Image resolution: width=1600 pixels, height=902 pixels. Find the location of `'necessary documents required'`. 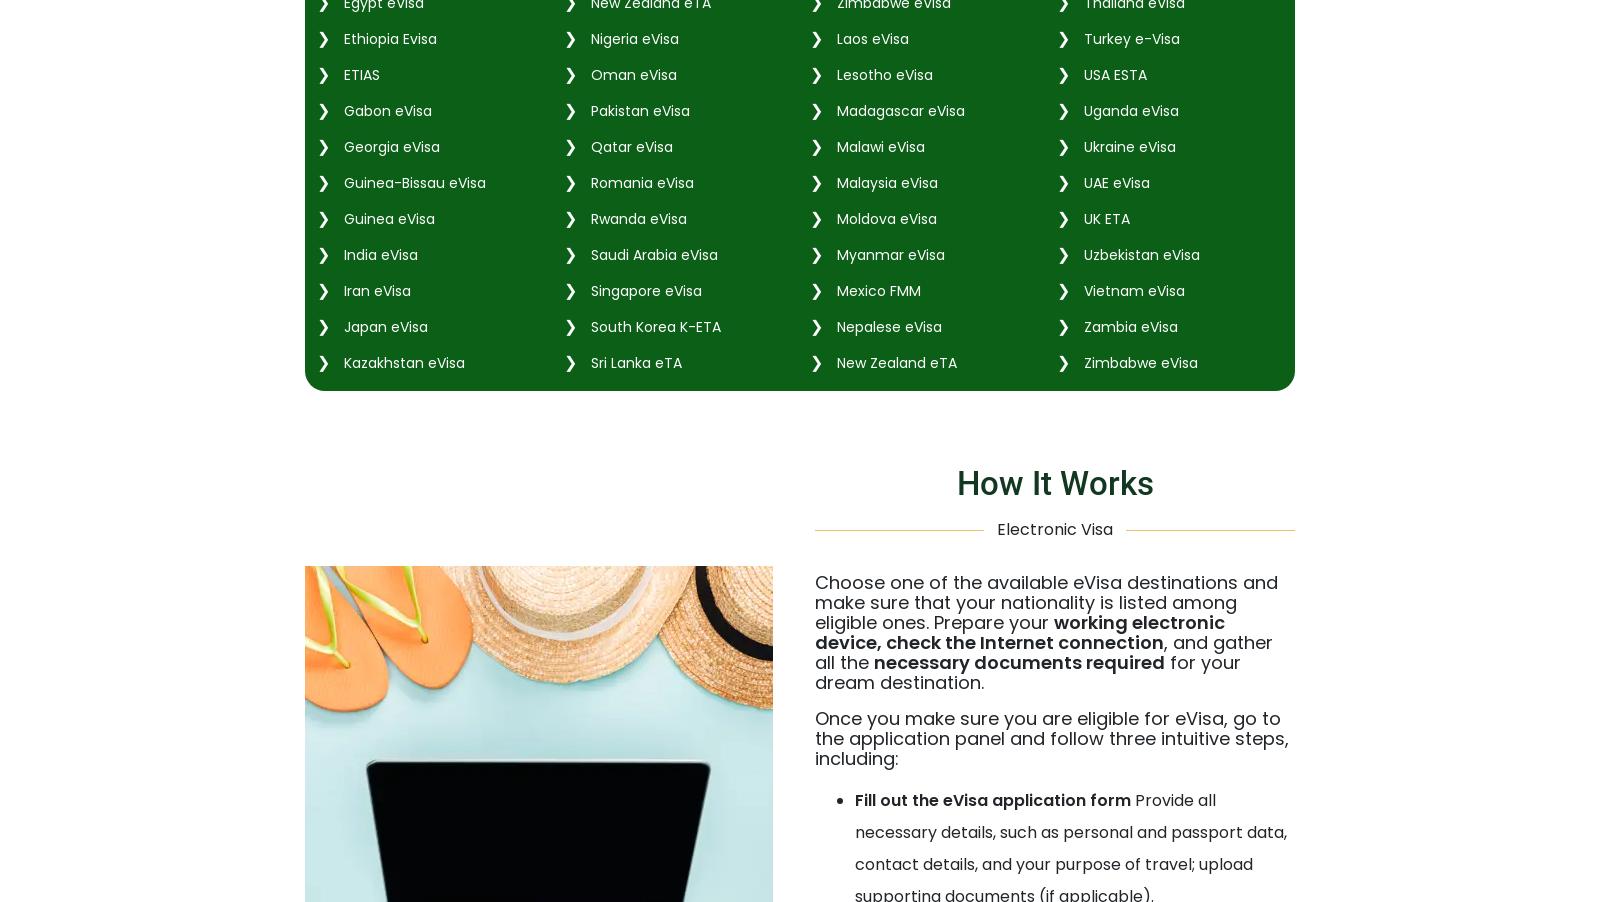

'necessary documents required' is located at coordinates (1019, 660).